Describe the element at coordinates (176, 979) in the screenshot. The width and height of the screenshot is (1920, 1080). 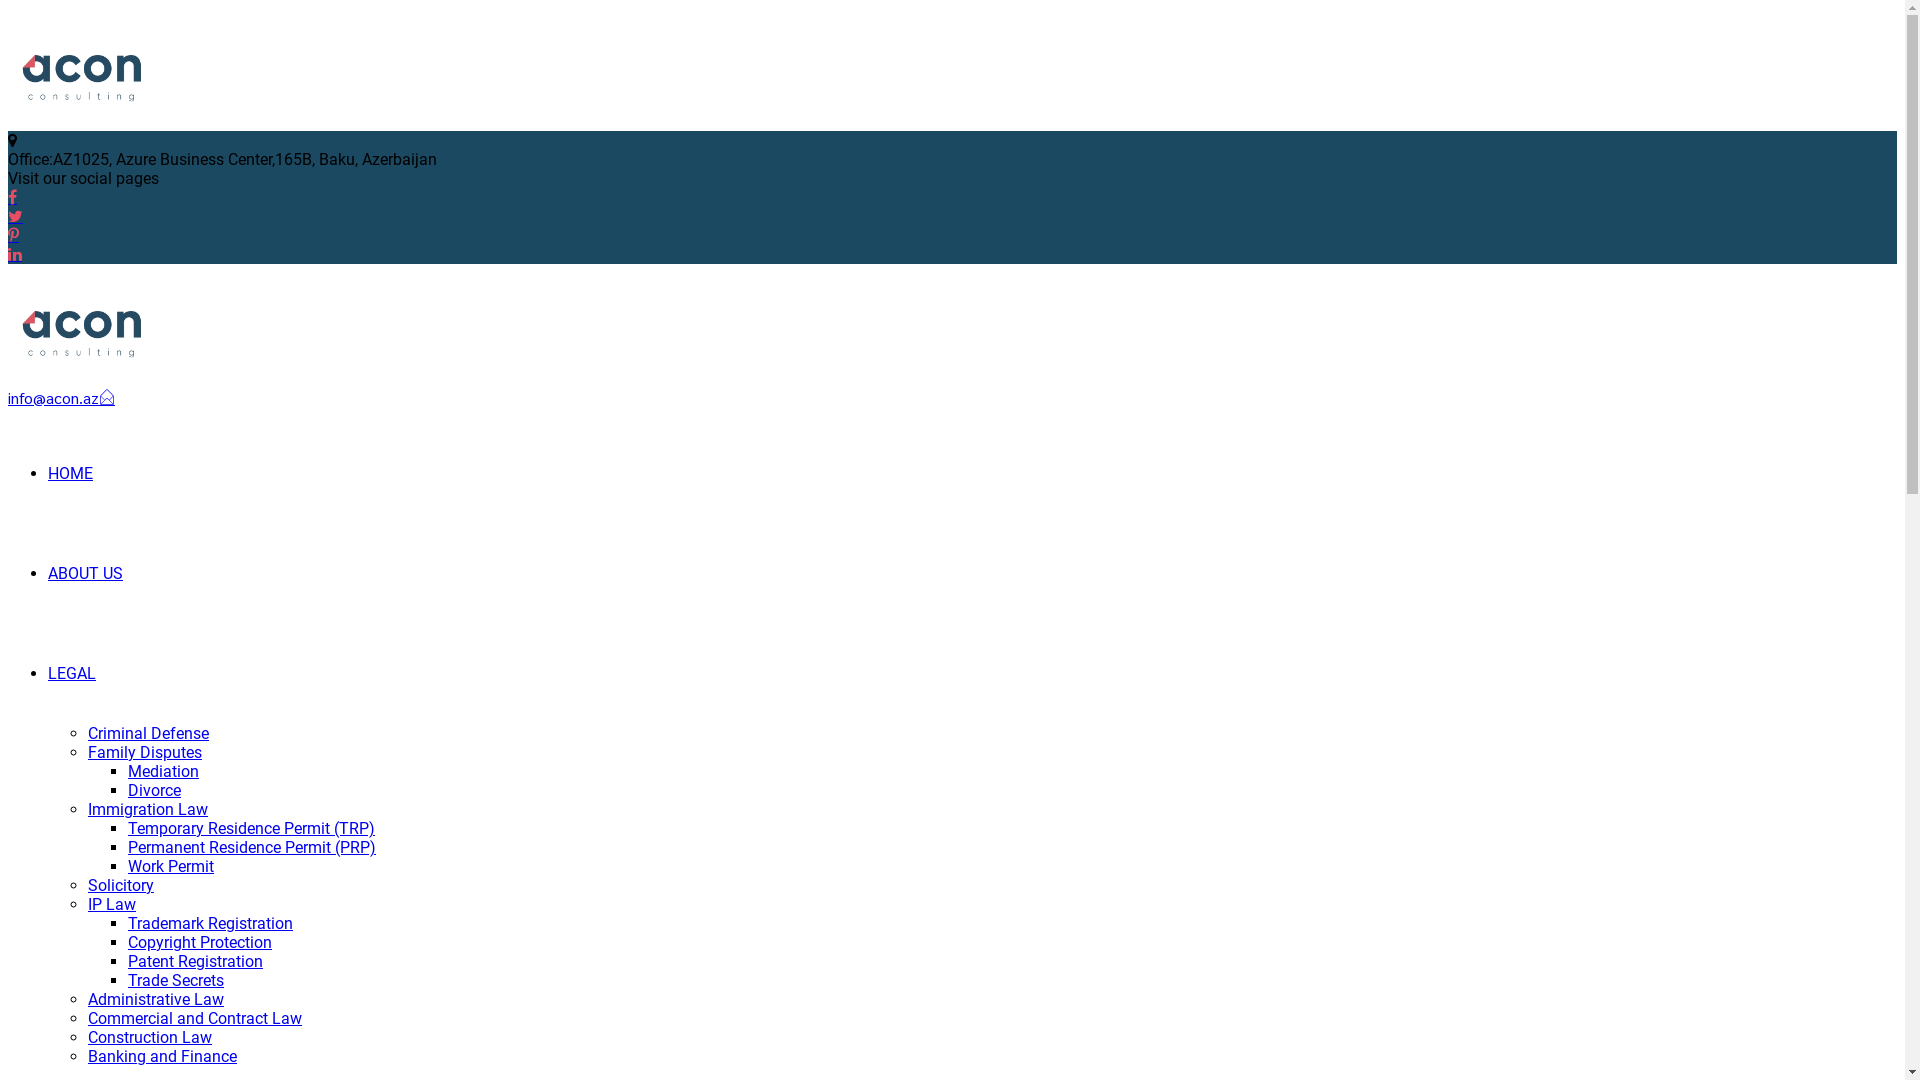
I see `'Trade Secrets'` at that location.